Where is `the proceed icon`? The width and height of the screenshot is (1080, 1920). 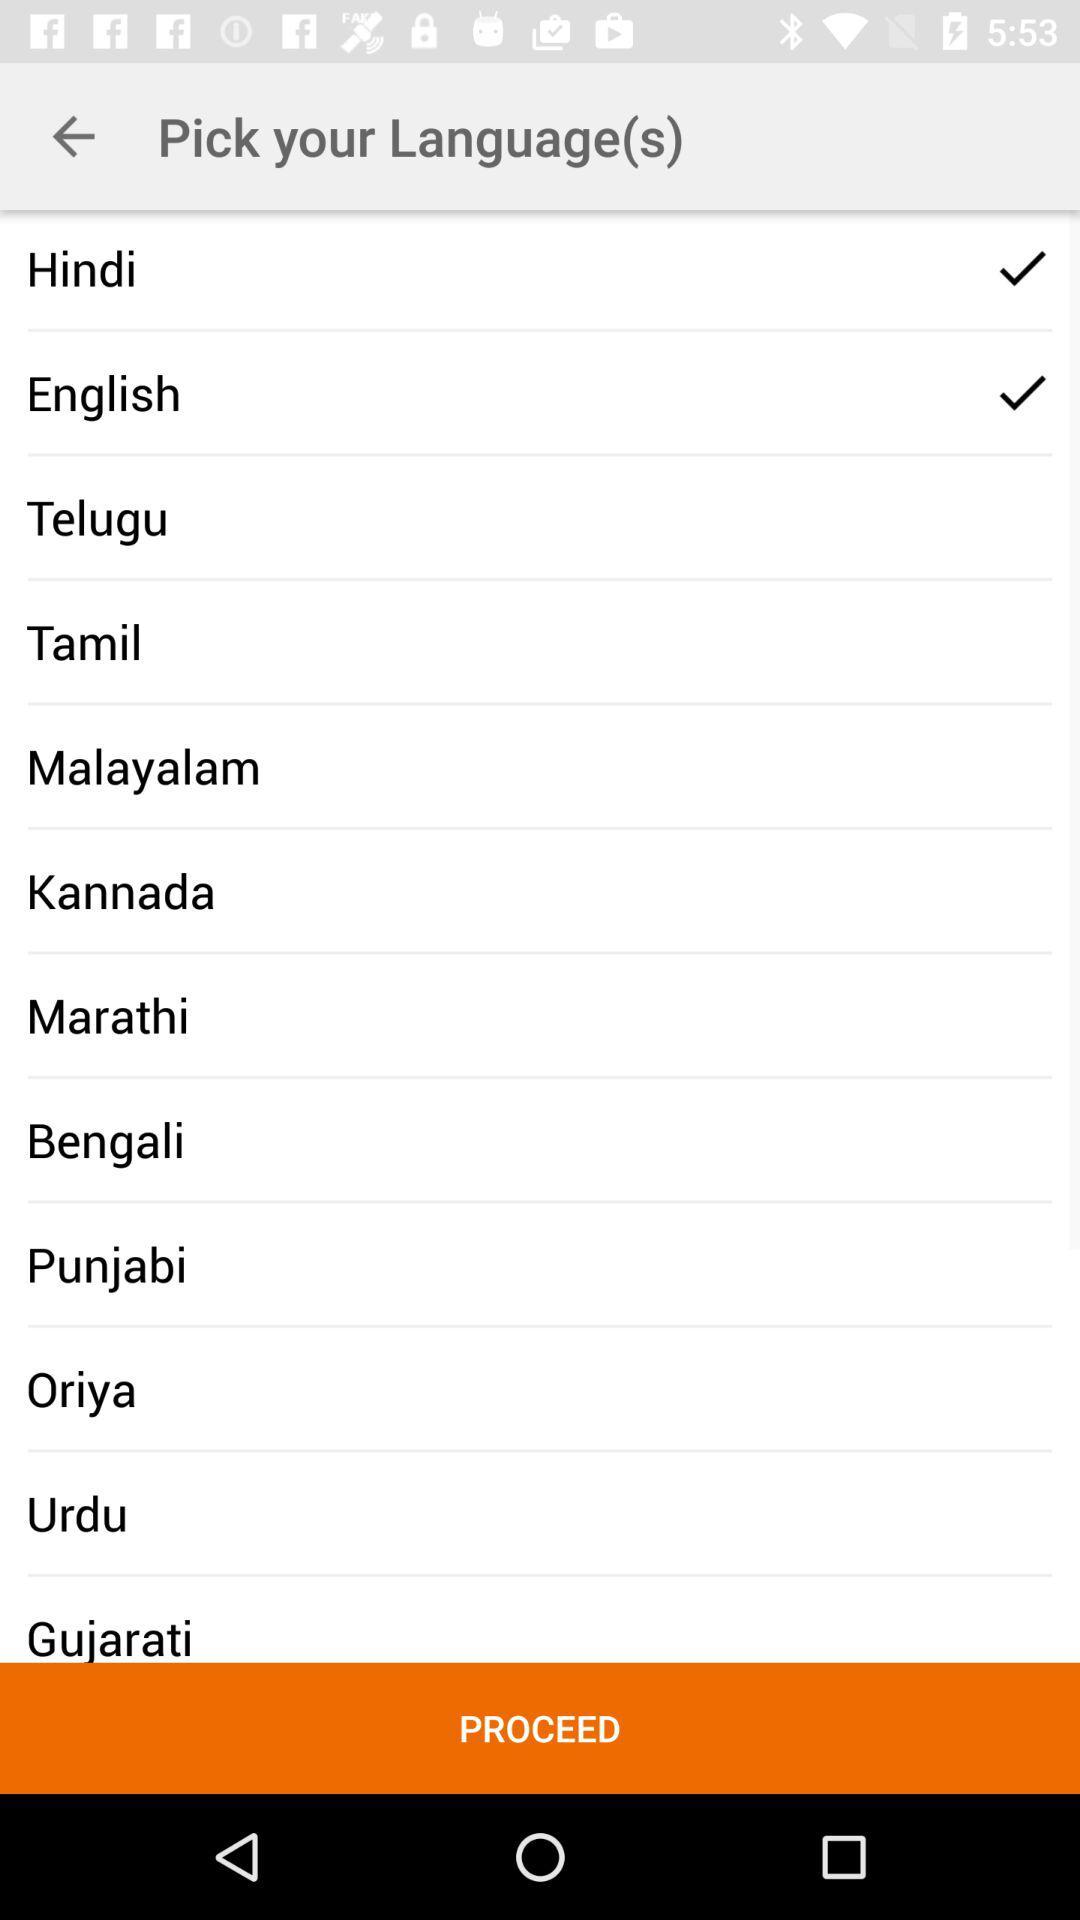
the proceed icon is located at coordinates (540, 1727).